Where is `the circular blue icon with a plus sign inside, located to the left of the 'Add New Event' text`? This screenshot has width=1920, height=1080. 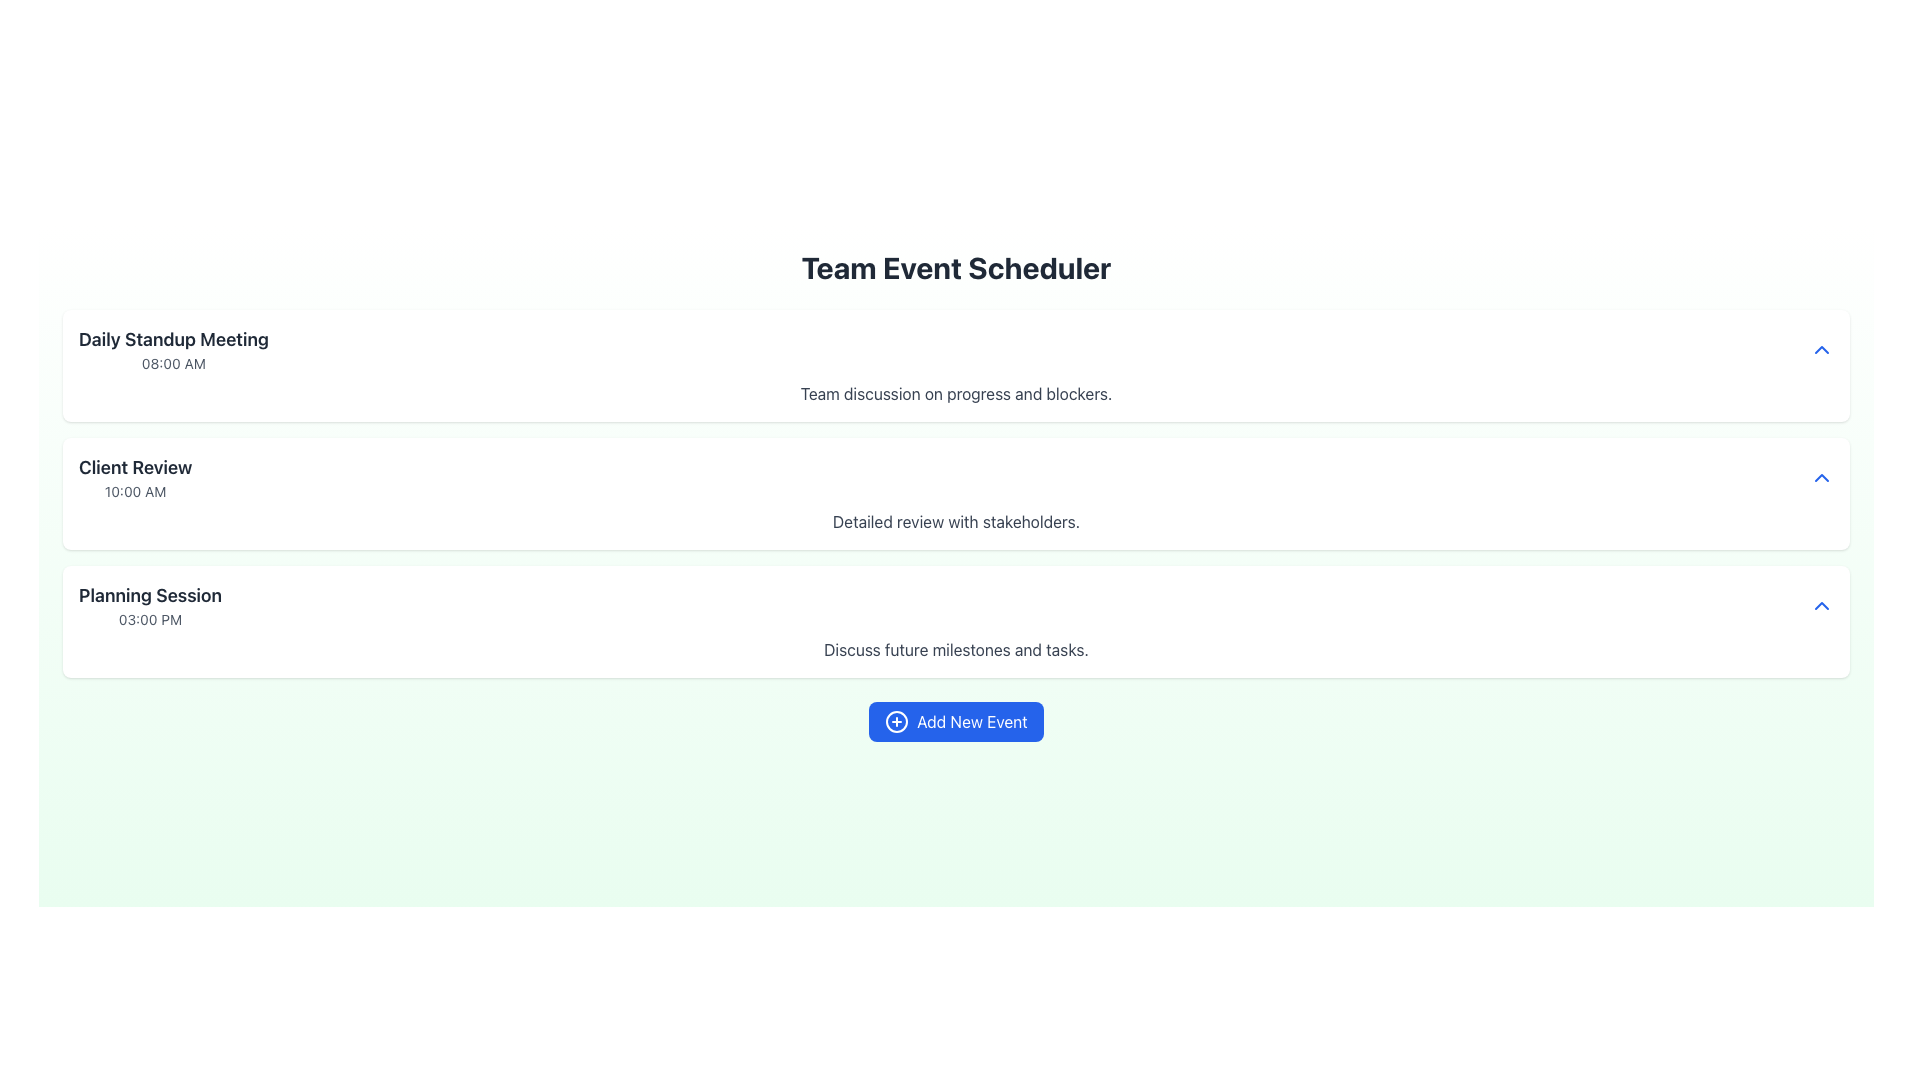
the circular blue icon with a plus sign inside, located to the left of the 'Add New Event' text is located at coordinates (896, 721).